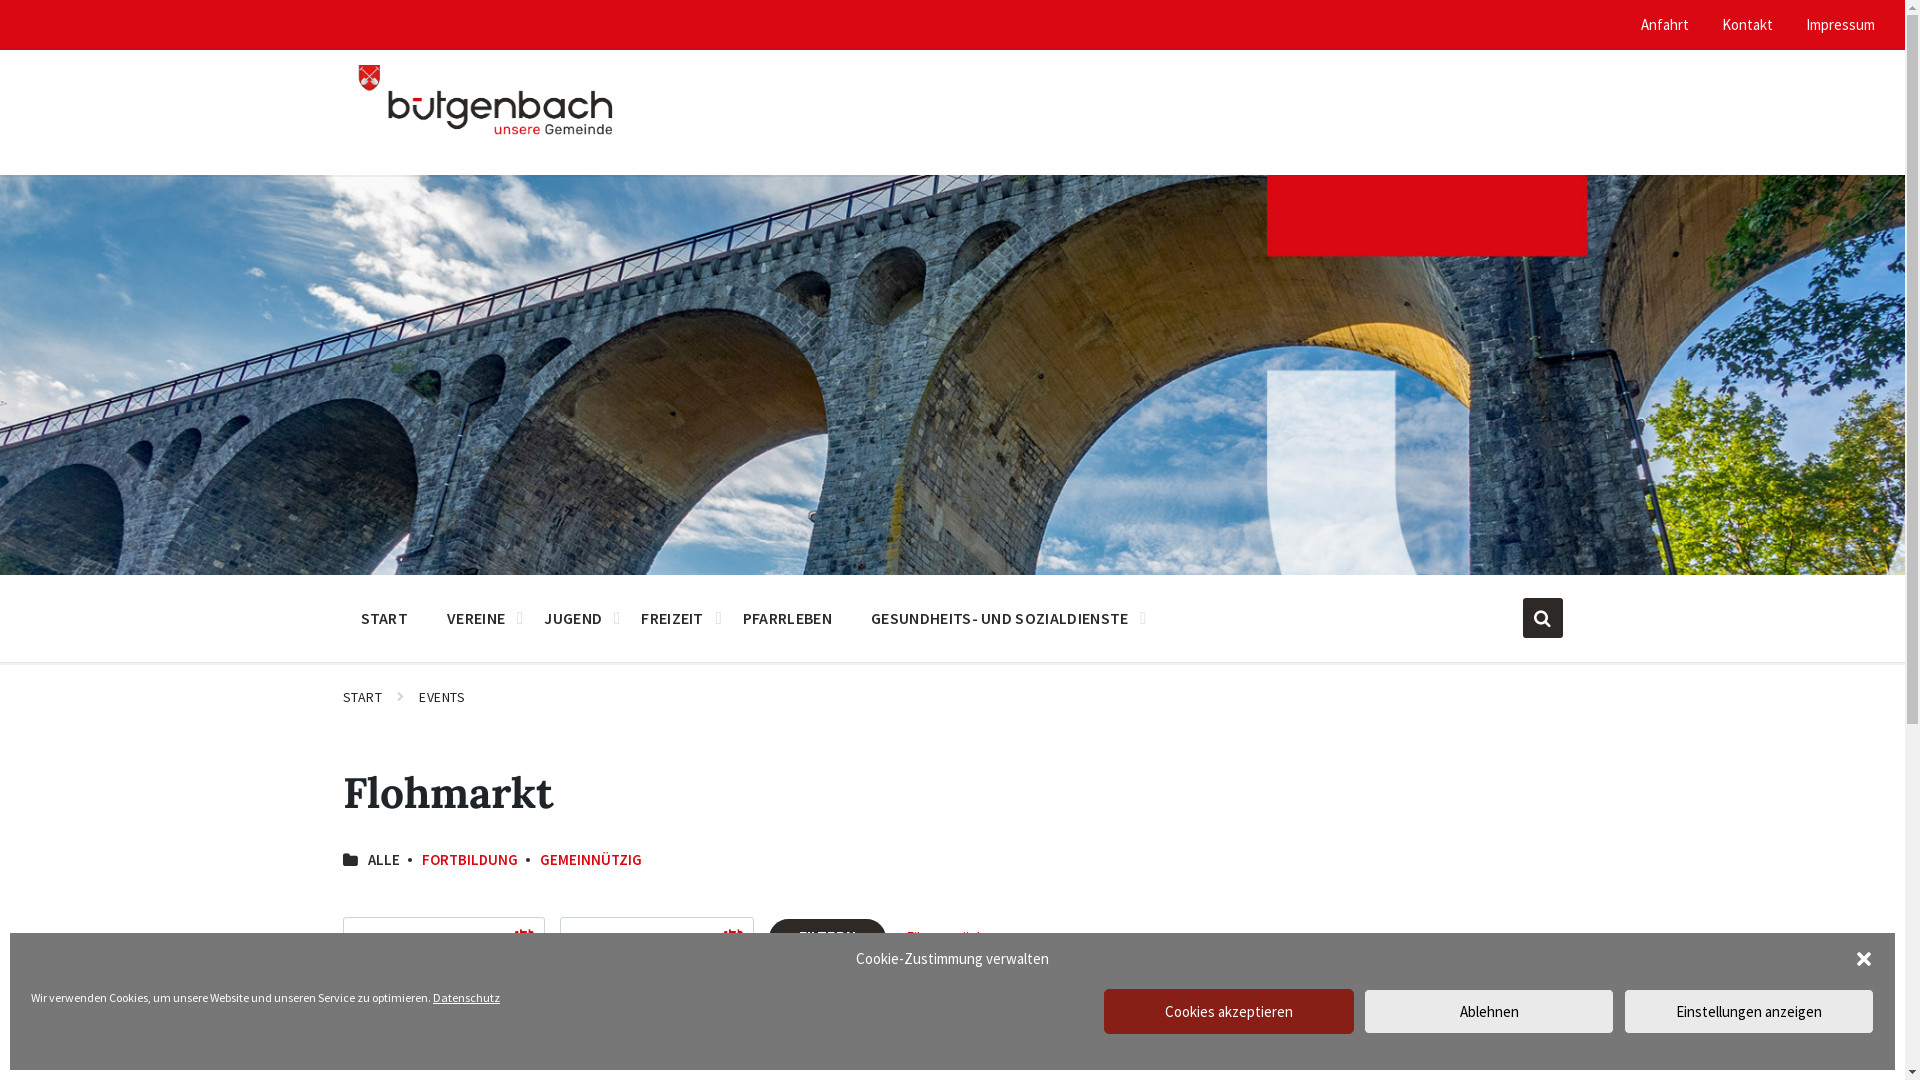 The height and width of the screenshot is (1080, 1920). I want to click on 'Datenschutz', so click(465, 997).